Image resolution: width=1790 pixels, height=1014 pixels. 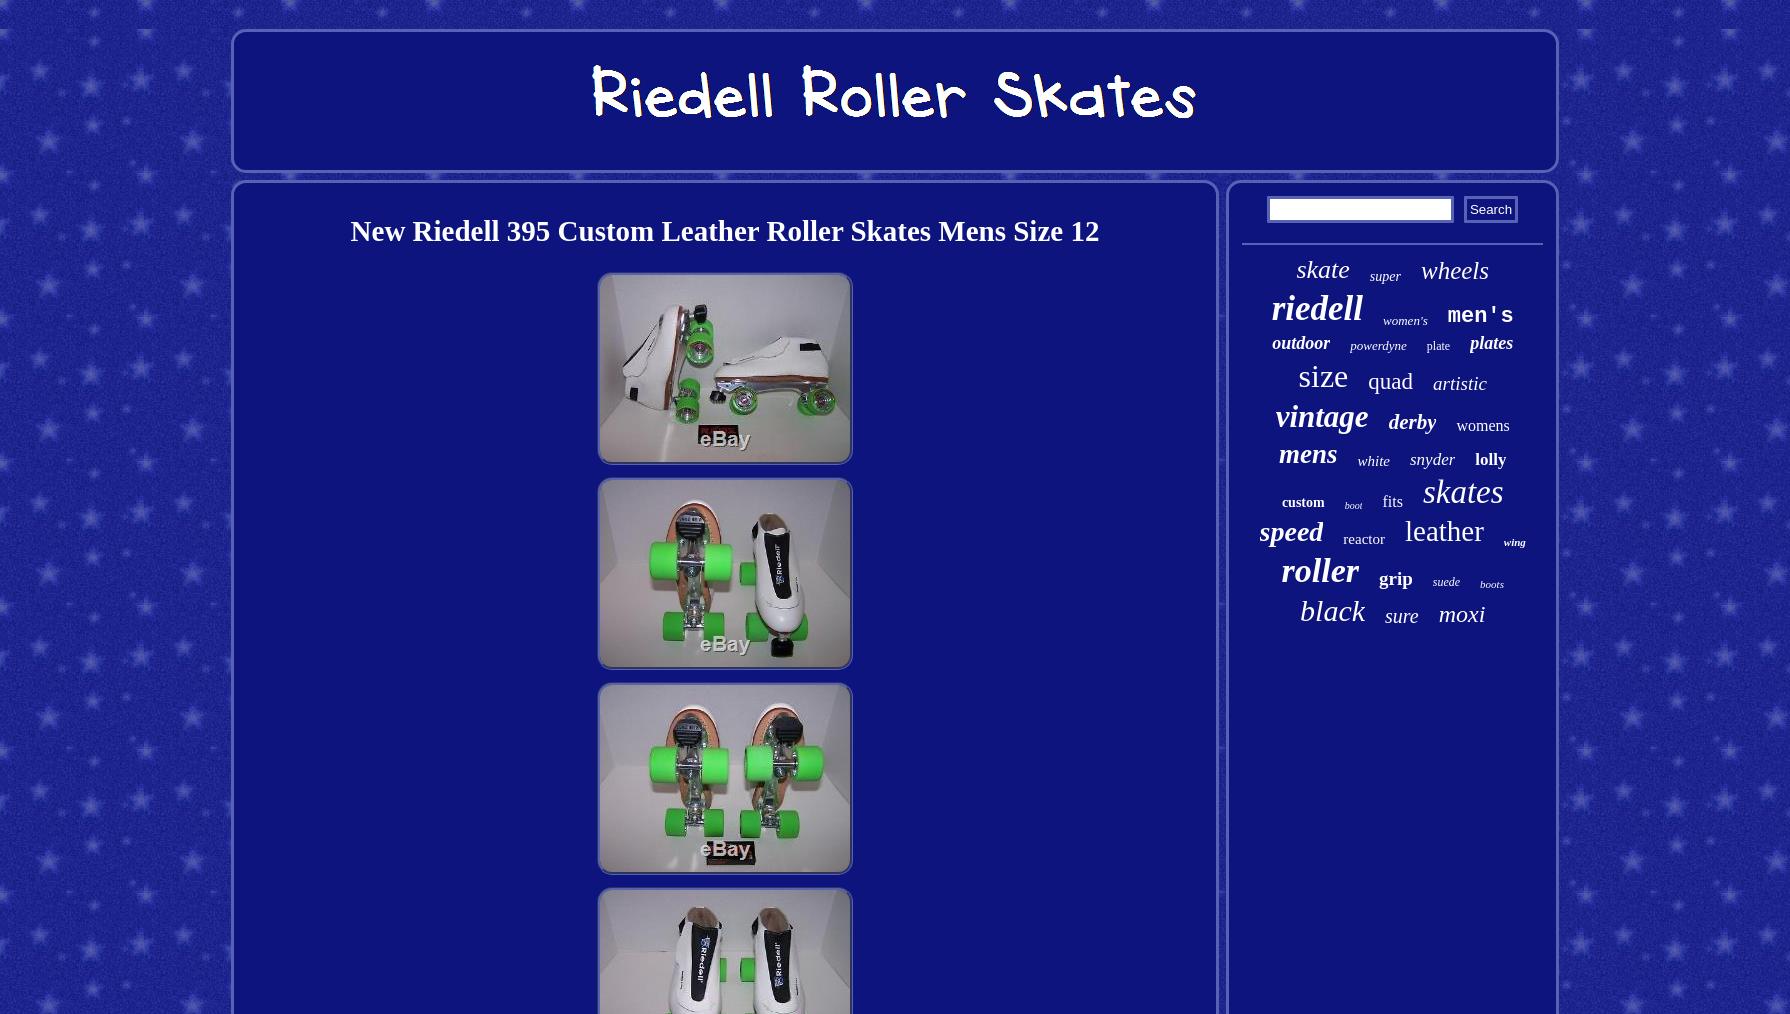 What do you see at coordinates (1319, 569) in the screenshot?
I see `'roller'` at bounding box center [1319, 569].